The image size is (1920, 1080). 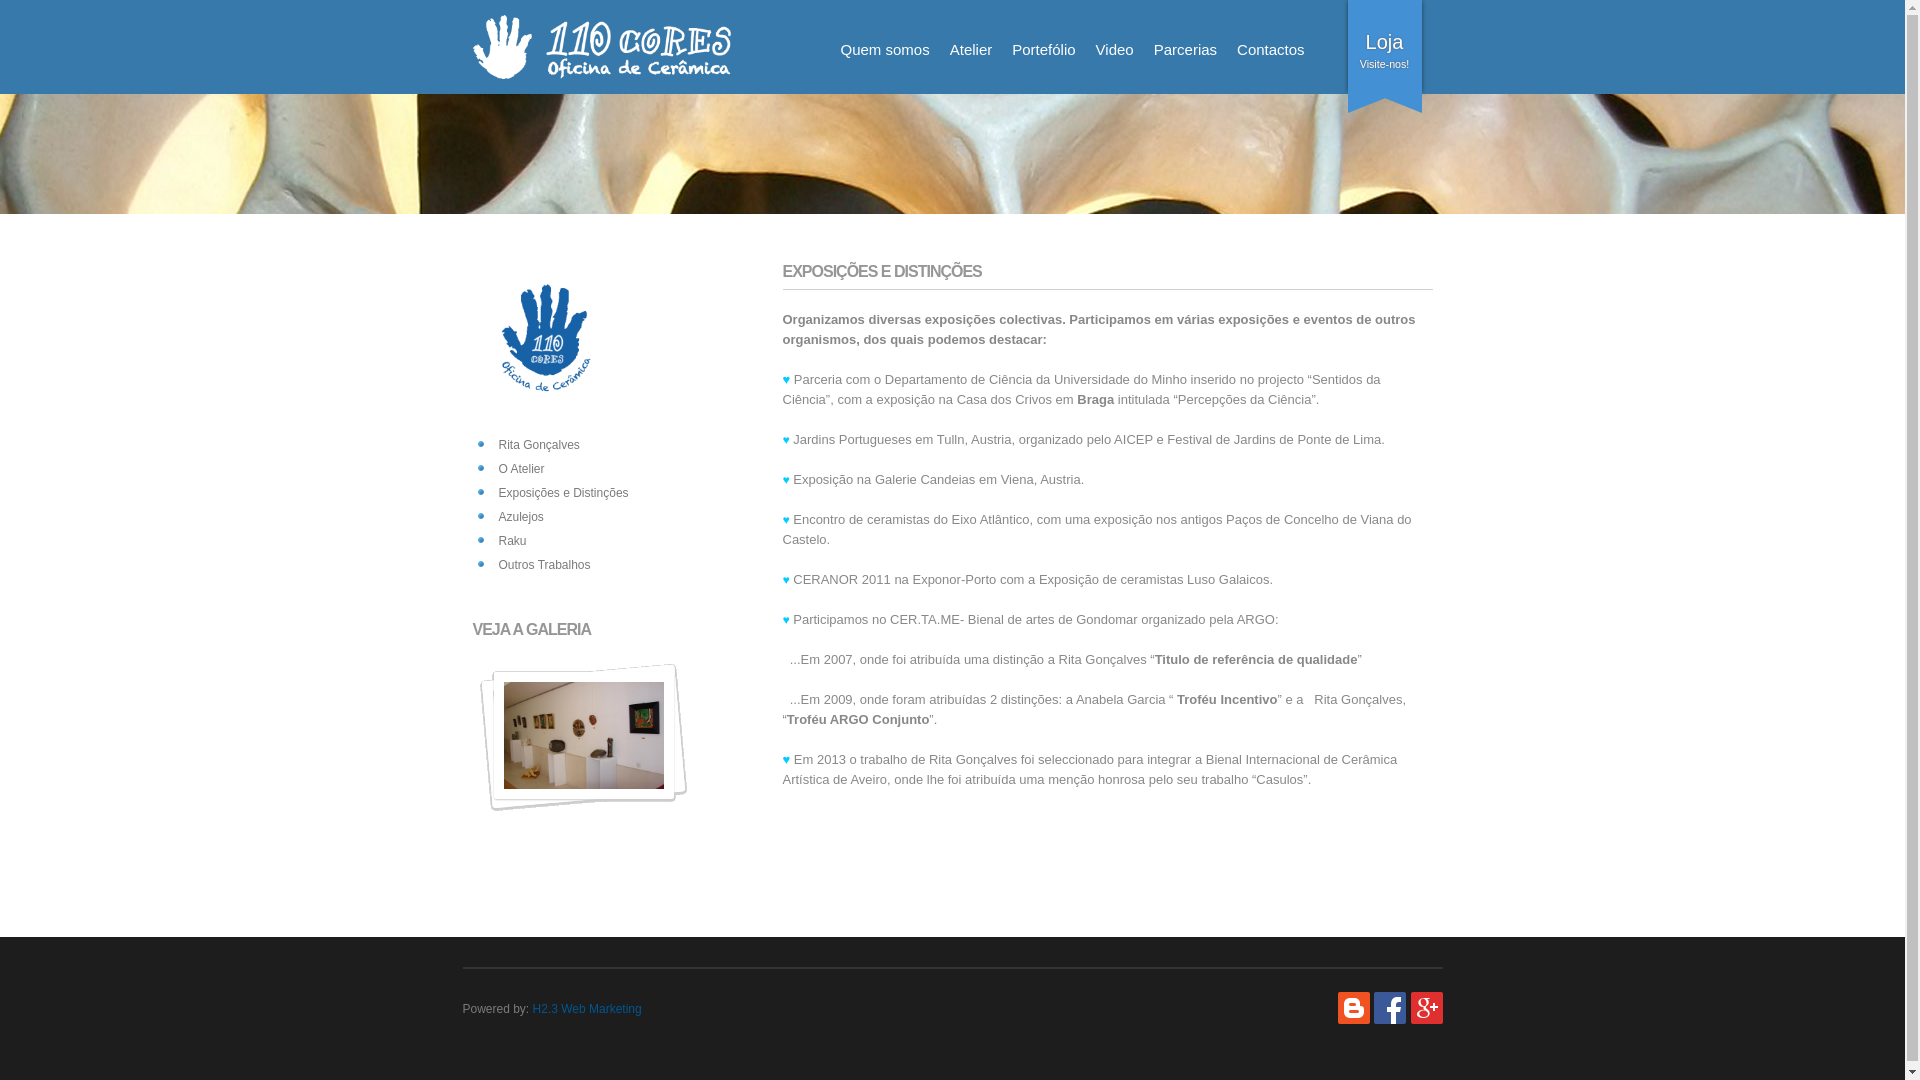 I want to click on 'Facebook', so click(x=1389, y=1018).